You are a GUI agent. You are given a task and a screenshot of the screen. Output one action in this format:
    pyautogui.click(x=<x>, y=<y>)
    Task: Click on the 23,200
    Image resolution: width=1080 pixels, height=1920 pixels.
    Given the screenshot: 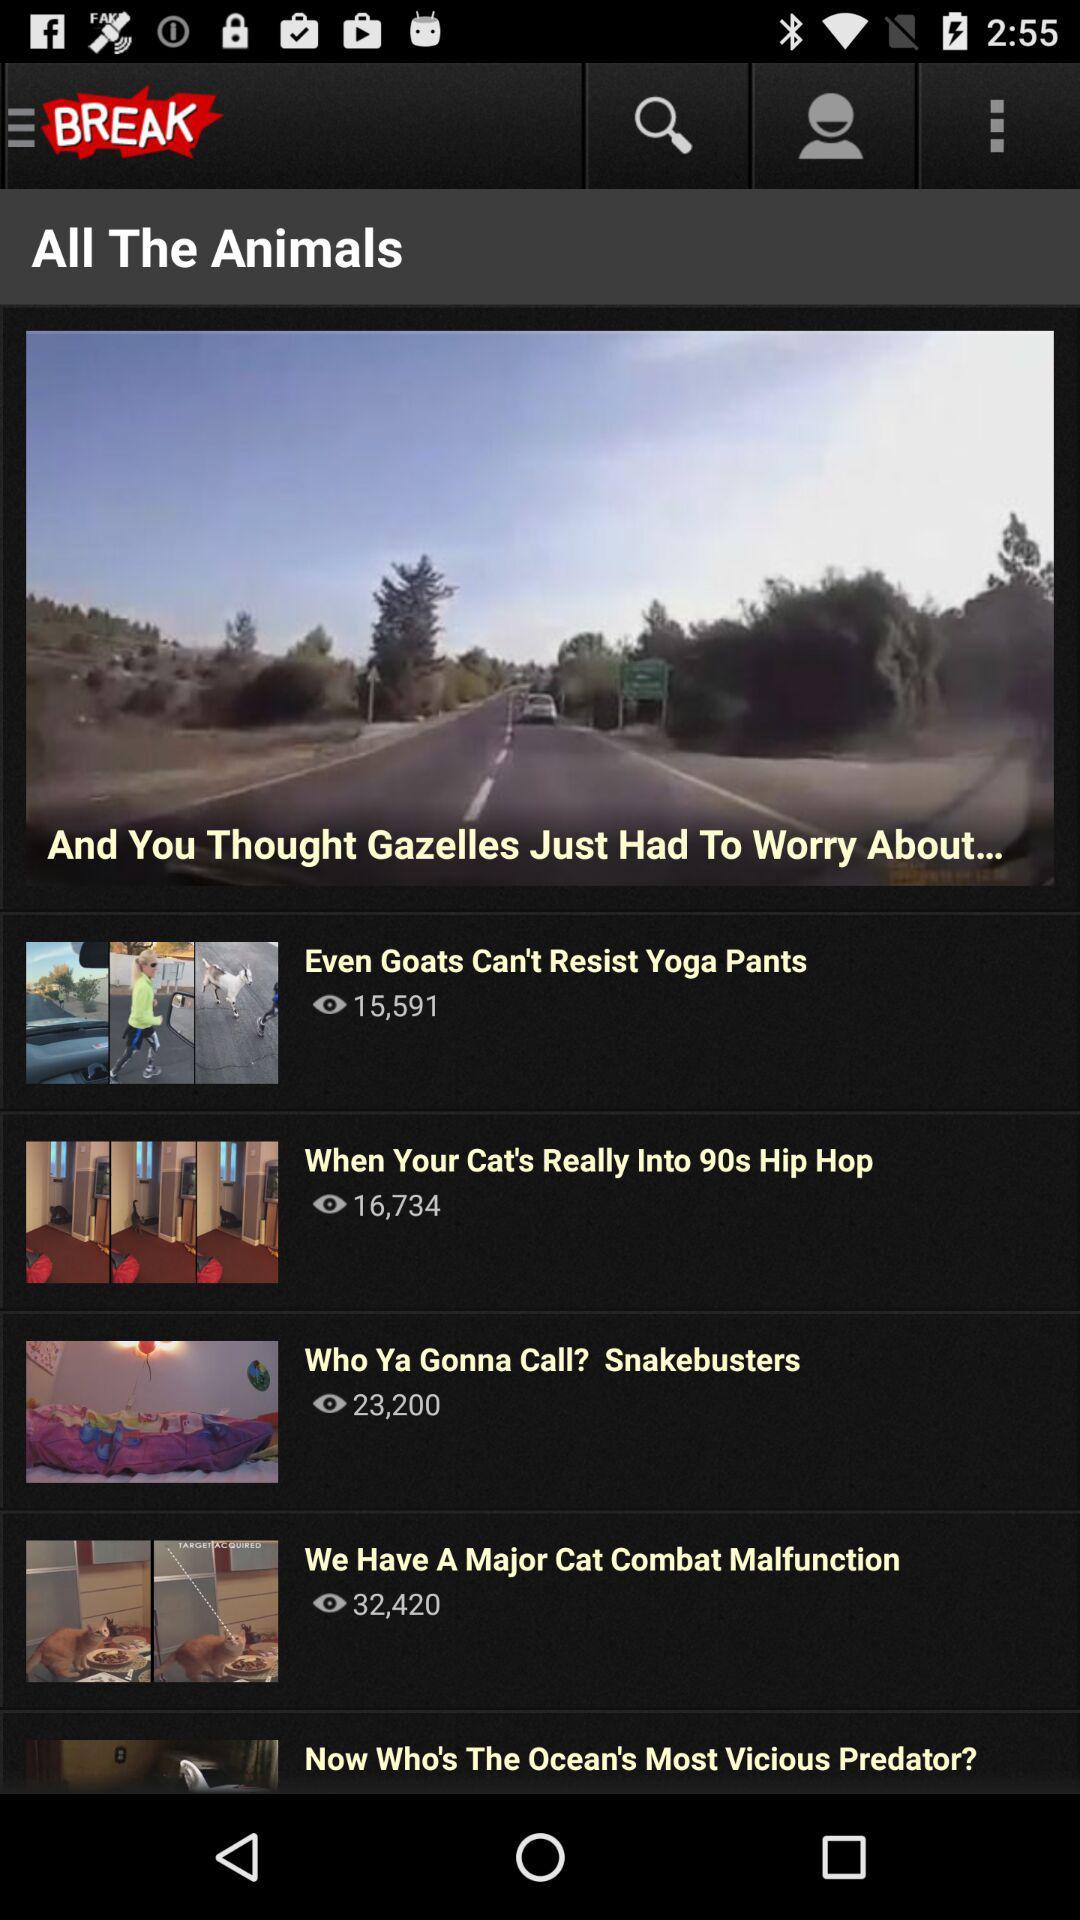 What is the action you would take?
    pyautogui.click(x=376, y=1402)
    